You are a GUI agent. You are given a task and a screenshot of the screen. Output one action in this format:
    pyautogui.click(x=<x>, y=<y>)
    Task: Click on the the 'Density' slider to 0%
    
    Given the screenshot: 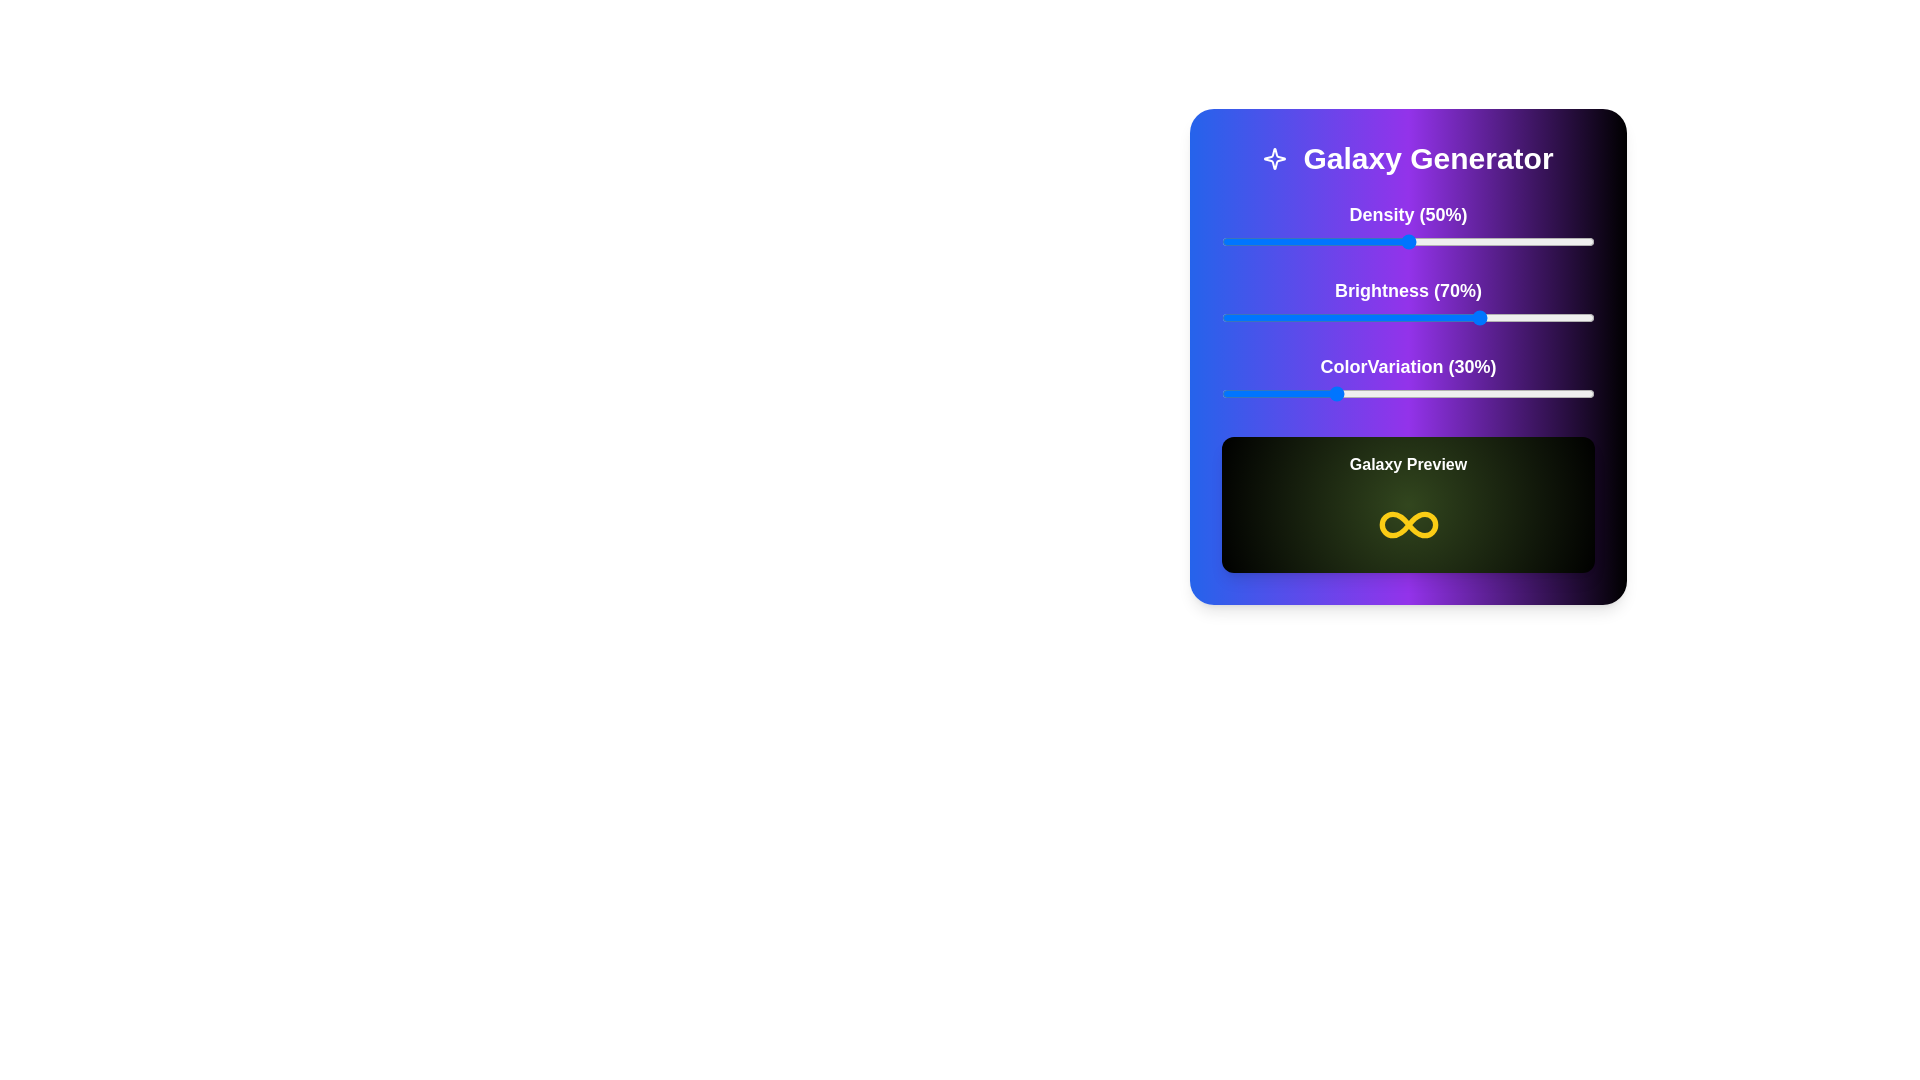 What is the action you would take?
    pyautogui.click(x=1221, y=241)
    